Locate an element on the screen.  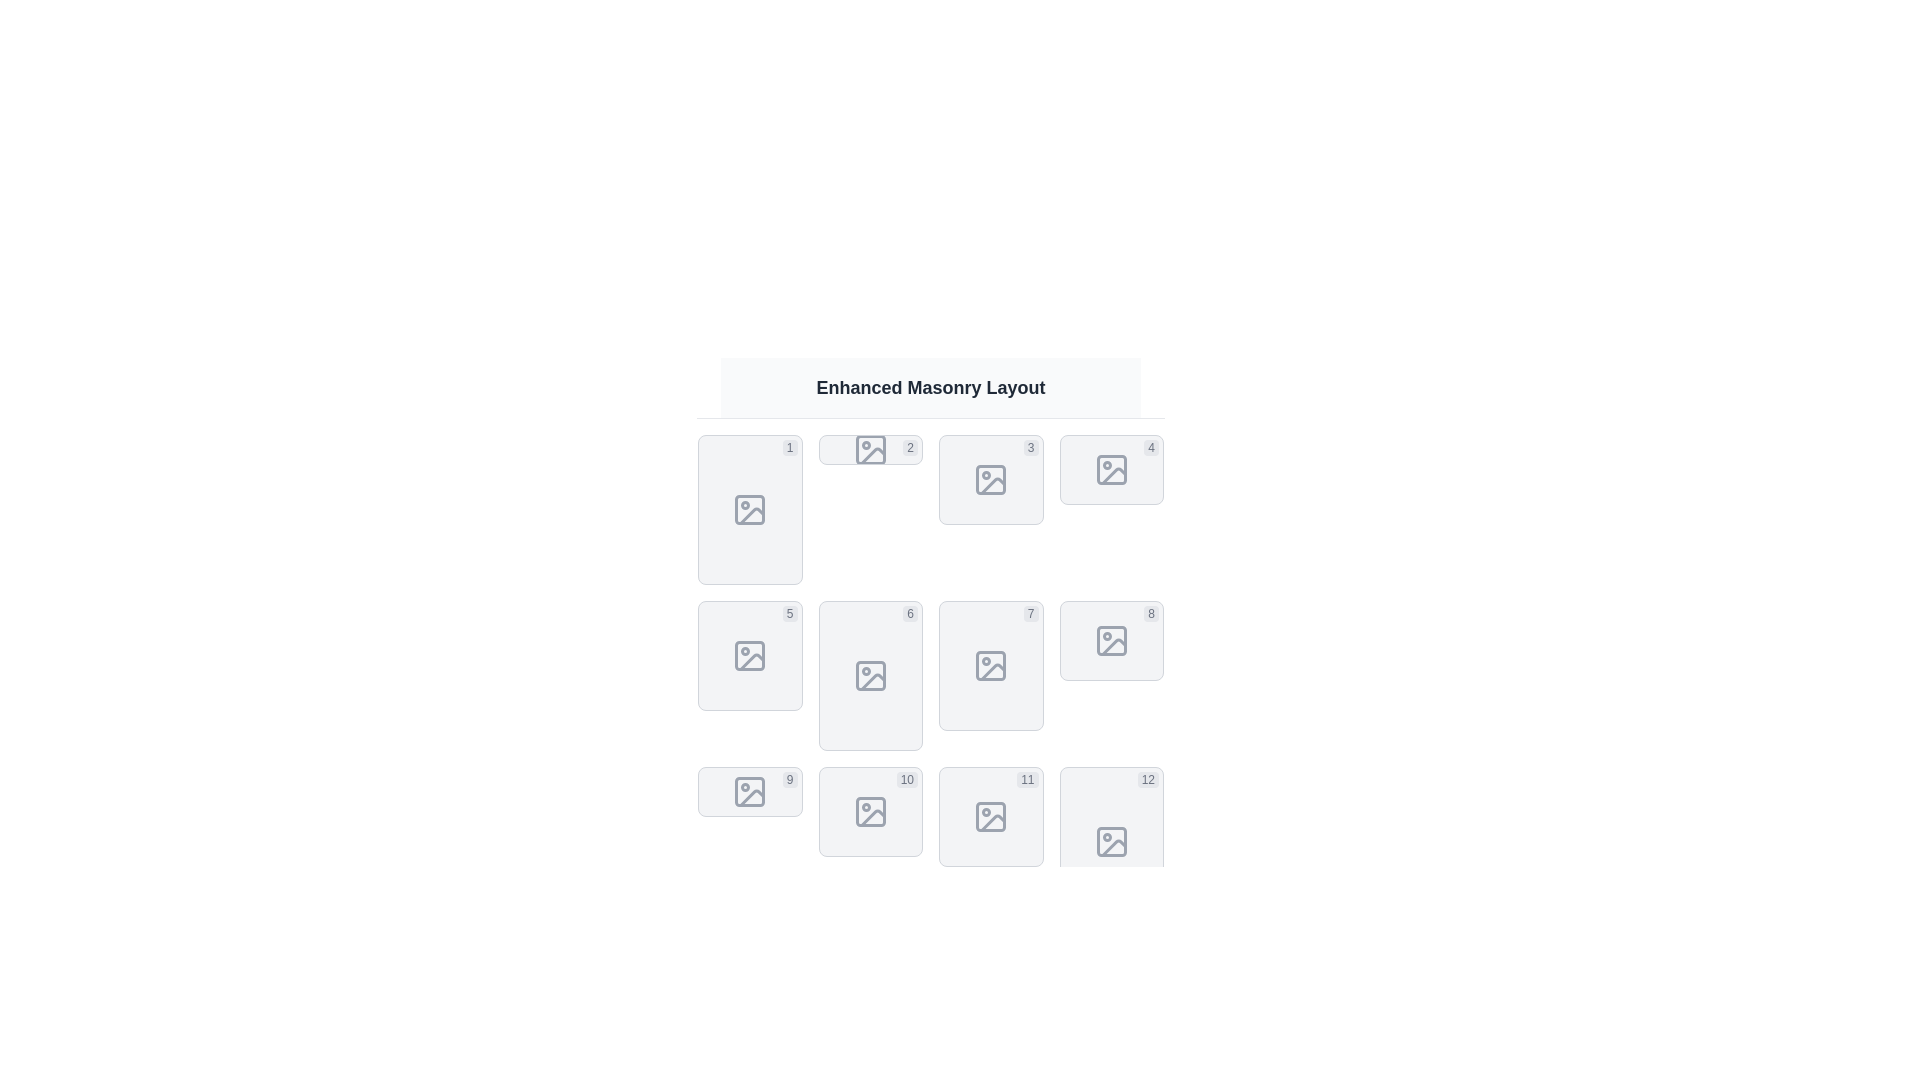
the square shape with rounded corners within the image frame icon located in the 8th card of the masonry layout, positioned in the second row's fourth column is located at coordinates (1110, 640).